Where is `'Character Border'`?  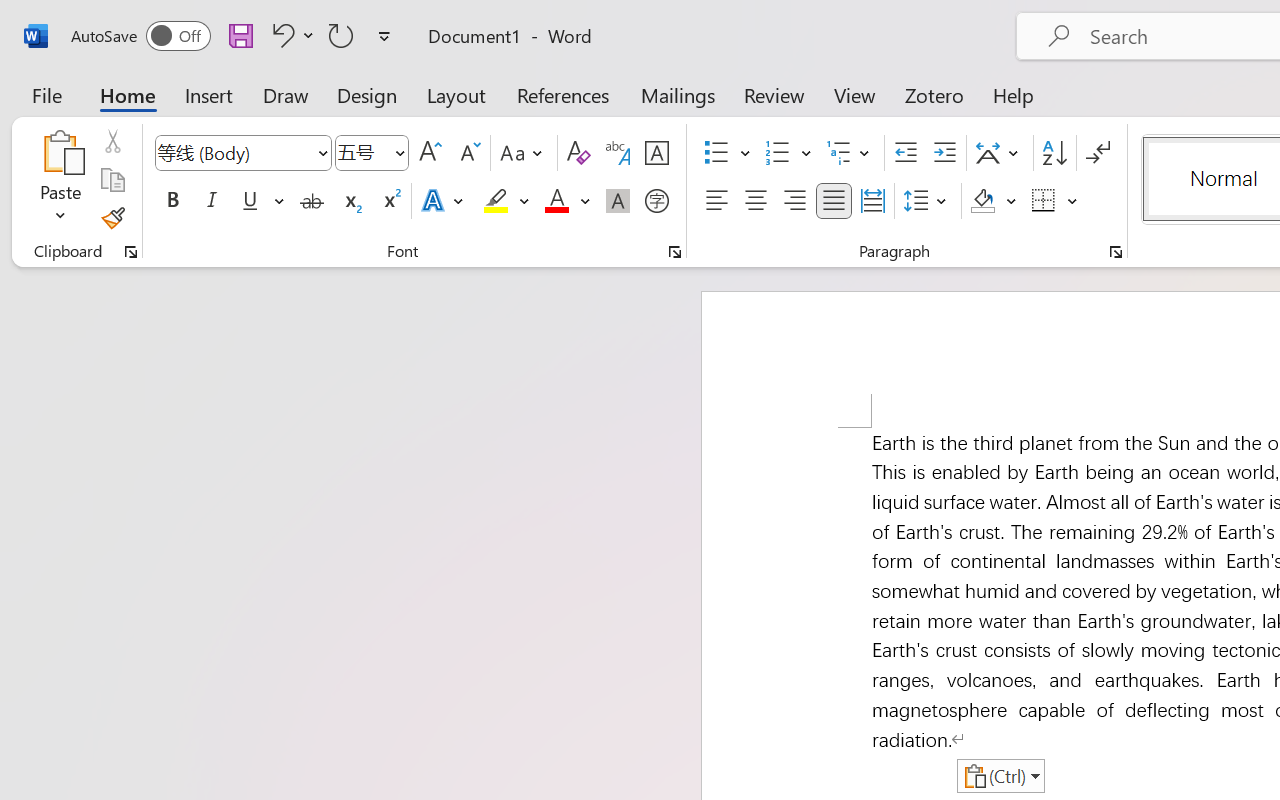
'Character Border' is located at coordinates (656, 153).